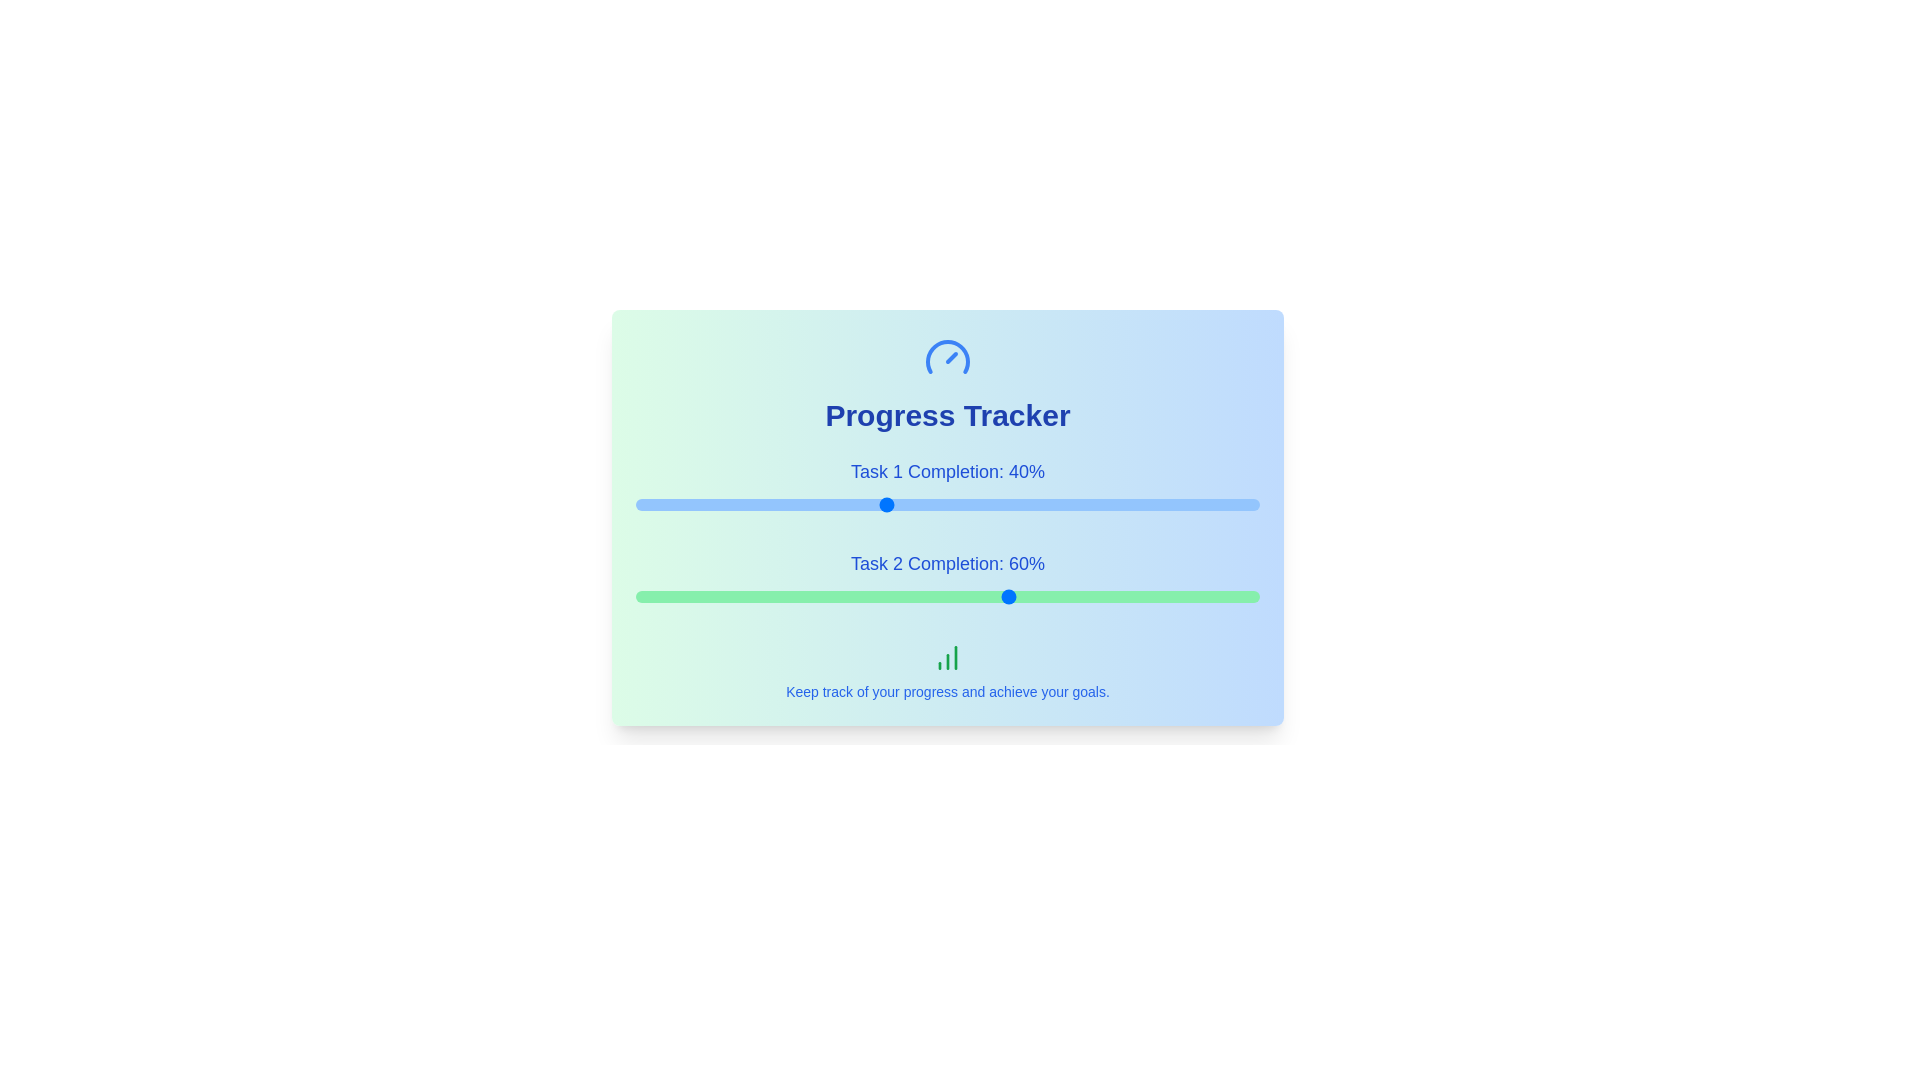 Image resolution: width=1920 pixels, height=1080 pixels. What do you see at coordinates (909, 596) in the screenshot?
I see `the Task 2 completion slider` at bounding box center [909, 596].